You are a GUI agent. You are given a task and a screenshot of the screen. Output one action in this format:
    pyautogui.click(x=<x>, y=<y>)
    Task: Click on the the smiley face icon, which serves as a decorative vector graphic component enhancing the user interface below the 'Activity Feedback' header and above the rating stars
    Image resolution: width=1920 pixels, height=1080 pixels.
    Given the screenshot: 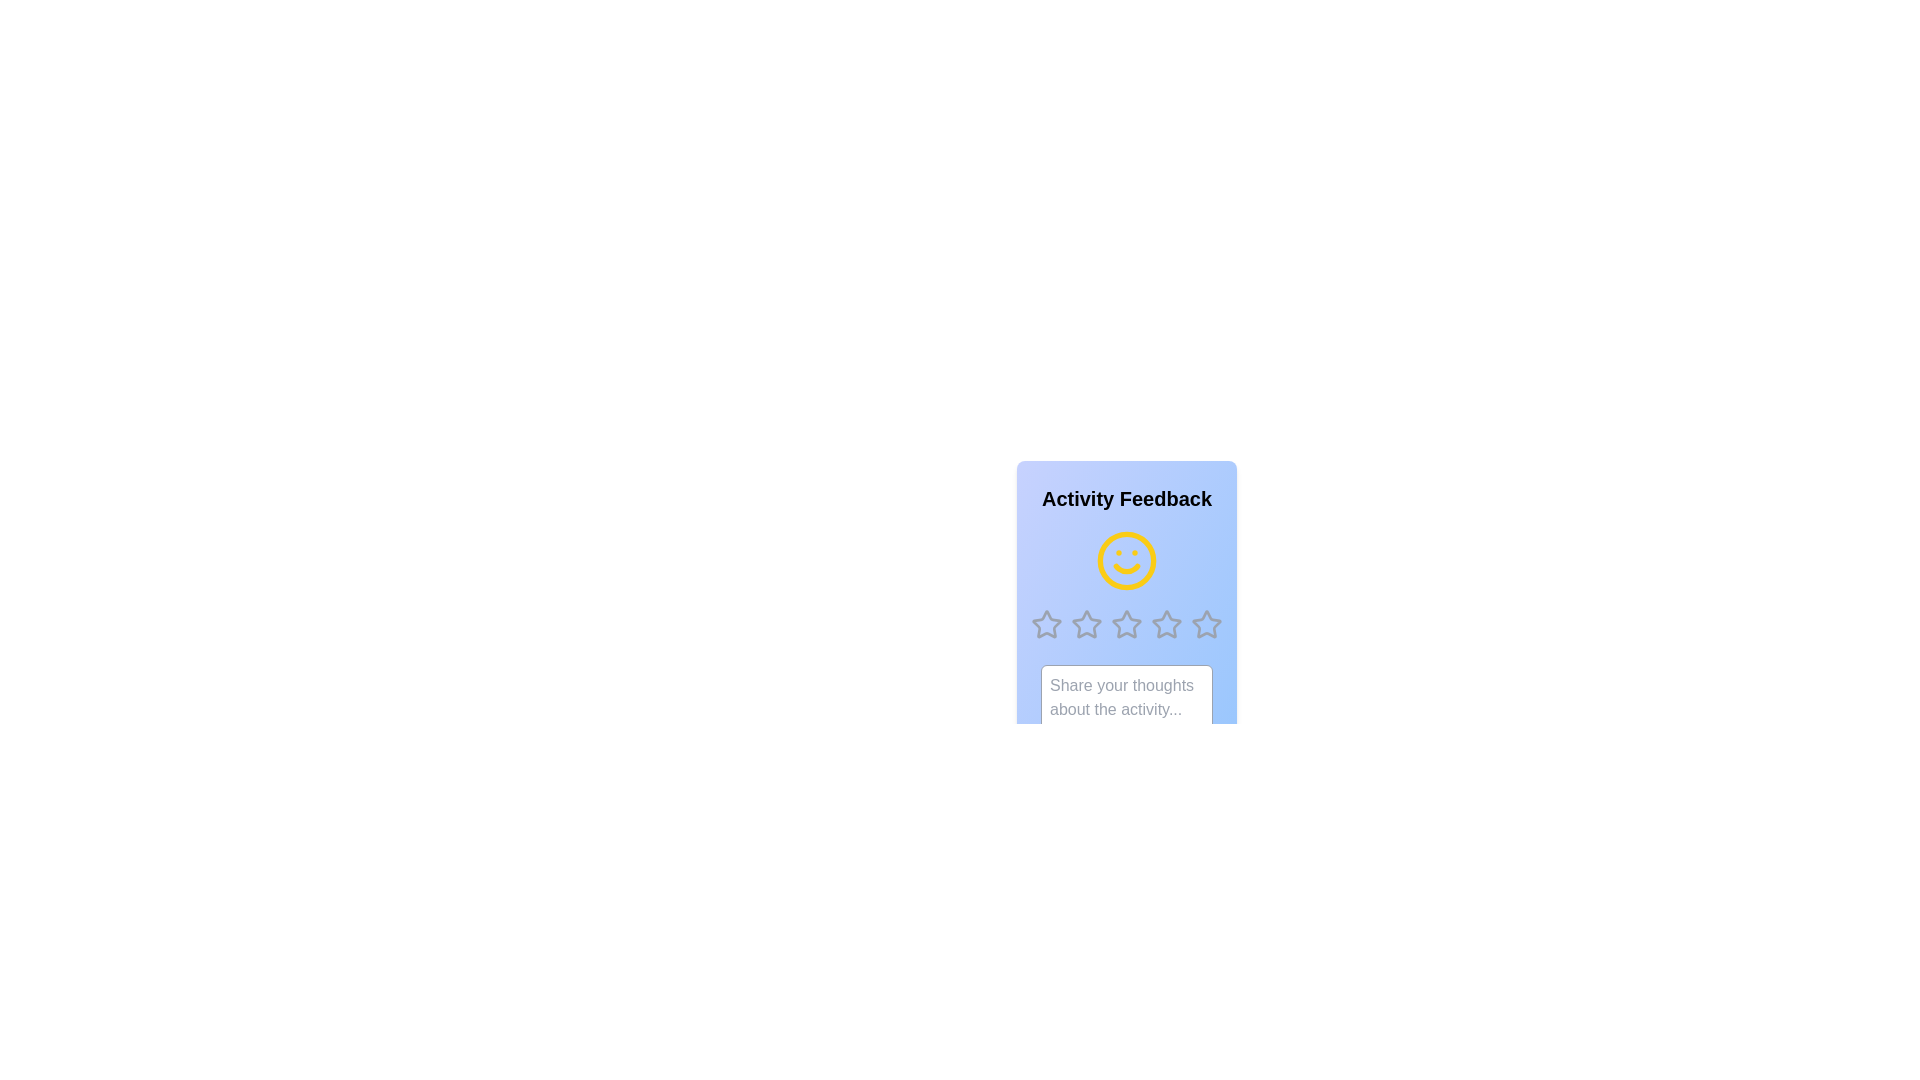 What is the action you would take?
    pyautogui.click(x=1127, y=560)
    